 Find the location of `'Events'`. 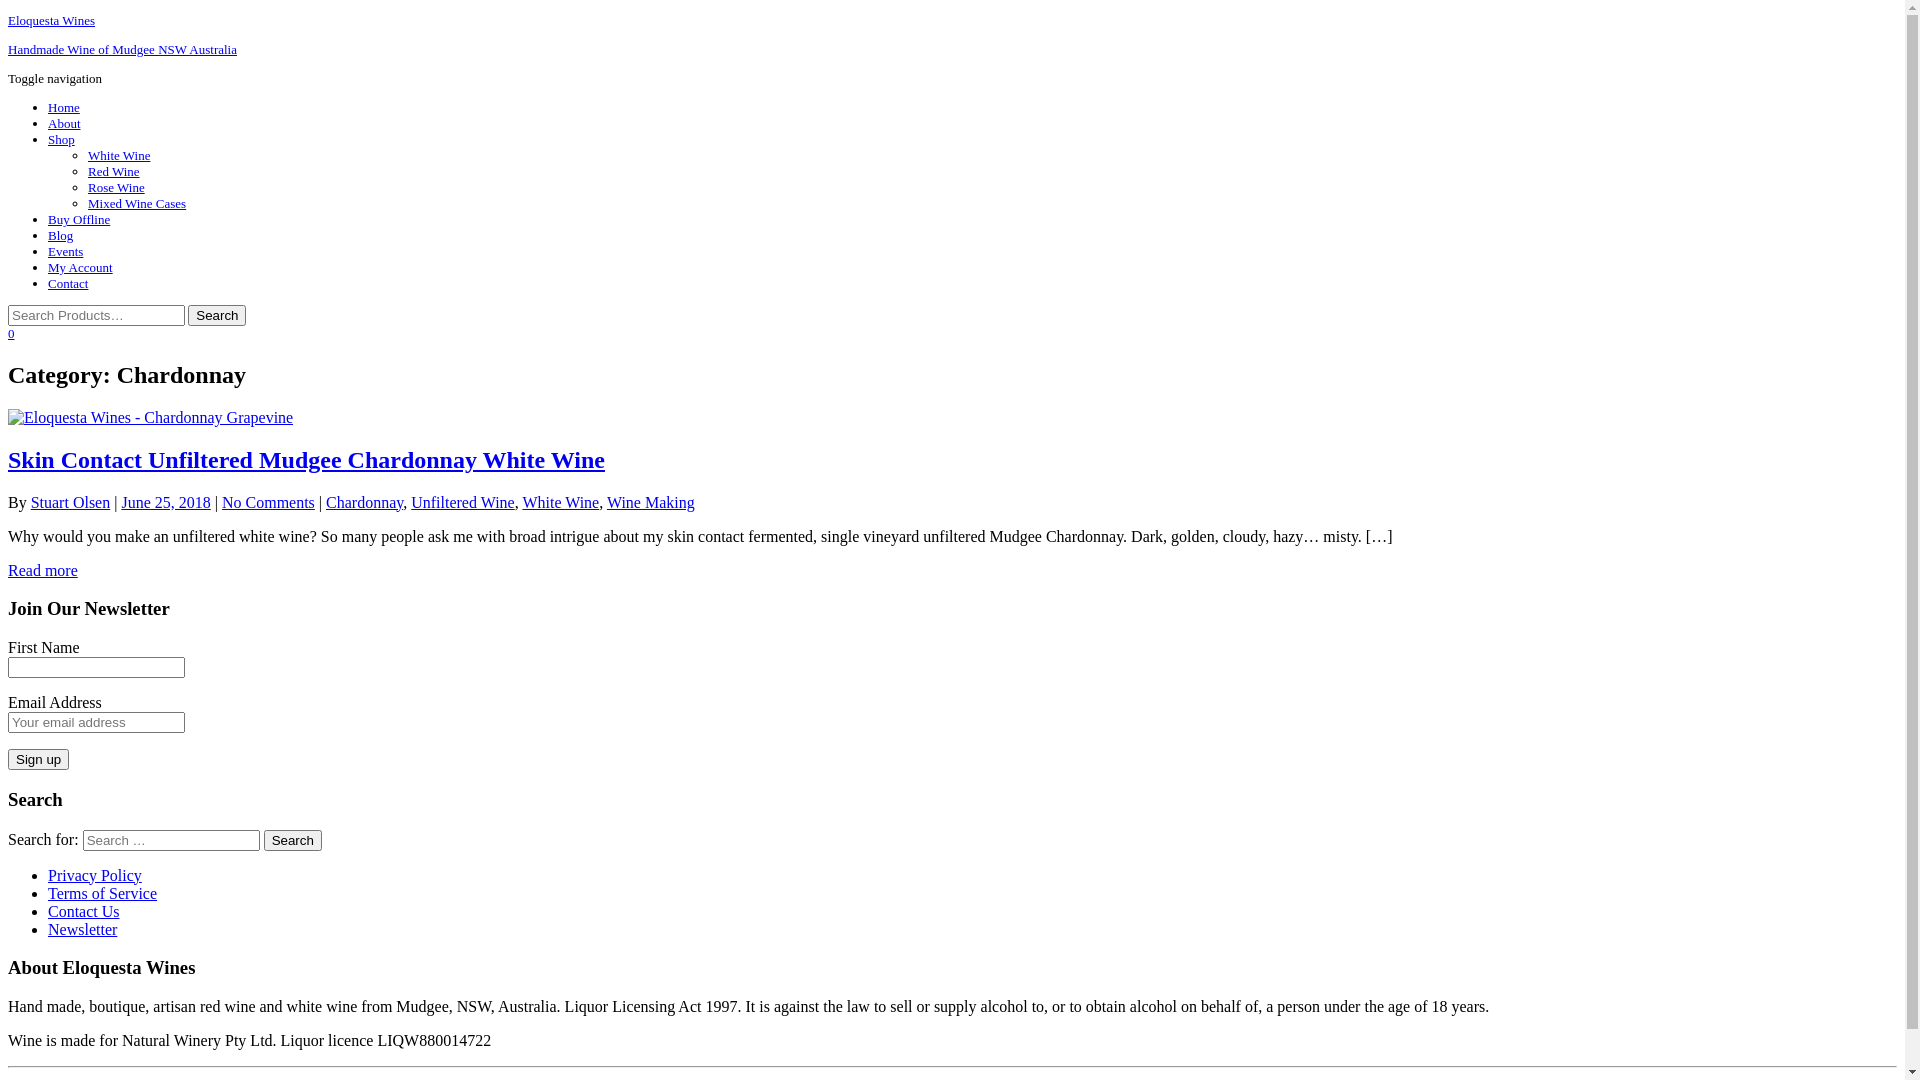

'Events' is located at coordinates (65, 250).